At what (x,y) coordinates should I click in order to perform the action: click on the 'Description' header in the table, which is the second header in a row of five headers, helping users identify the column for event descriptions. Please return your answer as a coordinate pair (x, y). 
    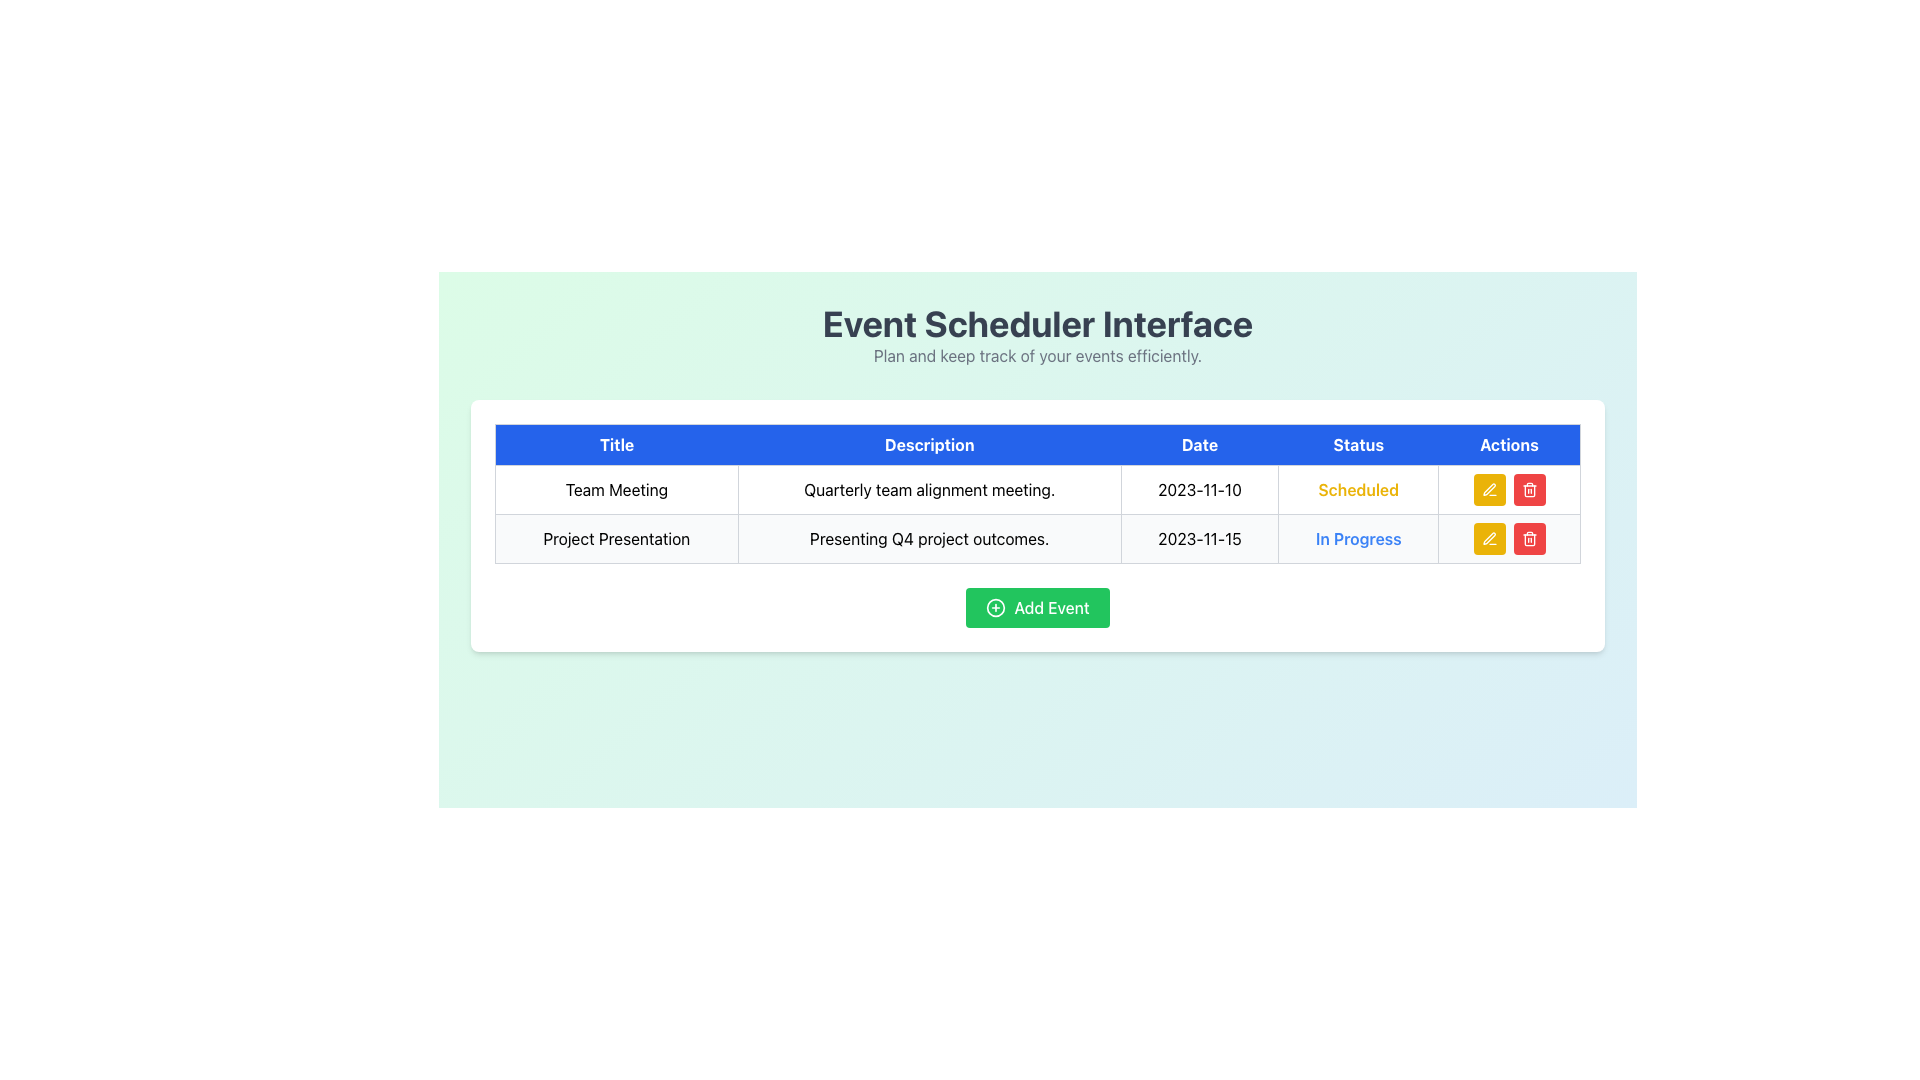
    Looking at the image, I should click on (928, 443).